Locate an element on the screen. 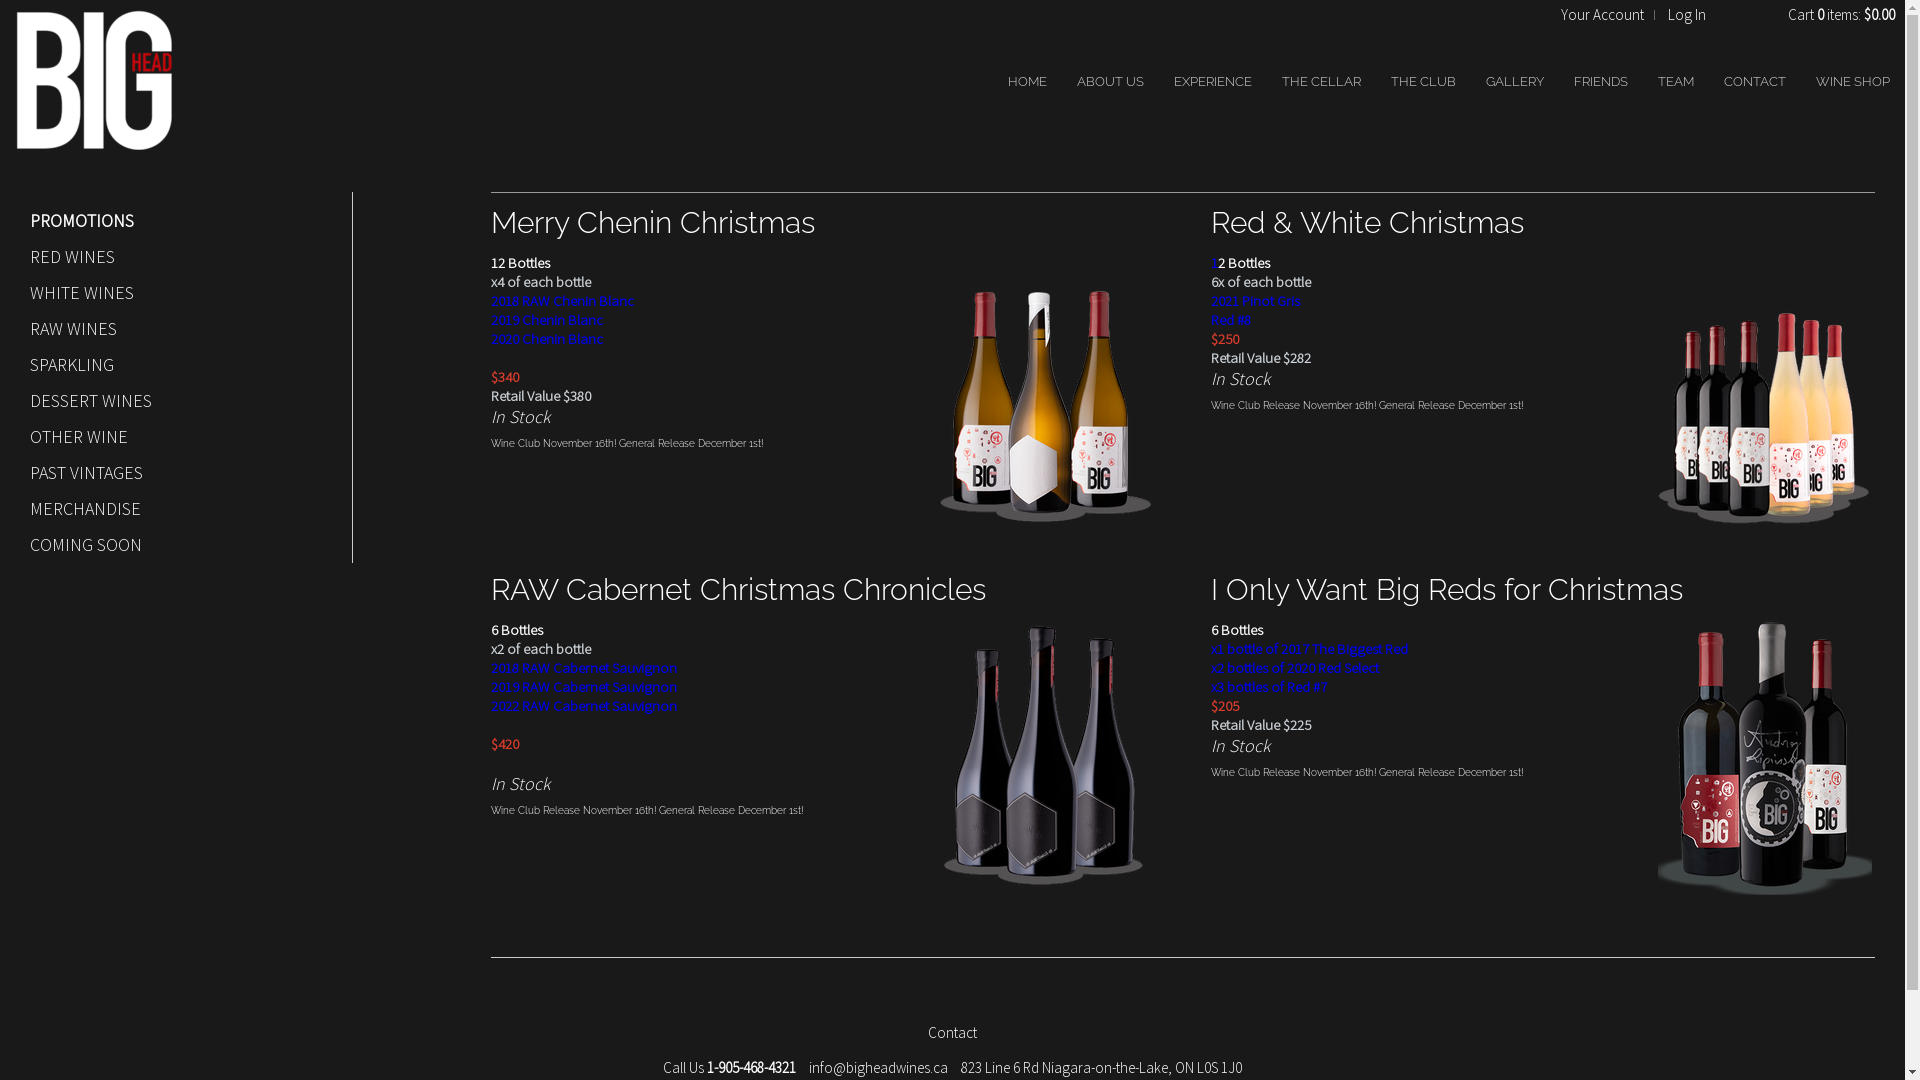 The width and height of the screenshot is (1920, 1080). 'GALLERY' is located at coordinates (1515, 80).